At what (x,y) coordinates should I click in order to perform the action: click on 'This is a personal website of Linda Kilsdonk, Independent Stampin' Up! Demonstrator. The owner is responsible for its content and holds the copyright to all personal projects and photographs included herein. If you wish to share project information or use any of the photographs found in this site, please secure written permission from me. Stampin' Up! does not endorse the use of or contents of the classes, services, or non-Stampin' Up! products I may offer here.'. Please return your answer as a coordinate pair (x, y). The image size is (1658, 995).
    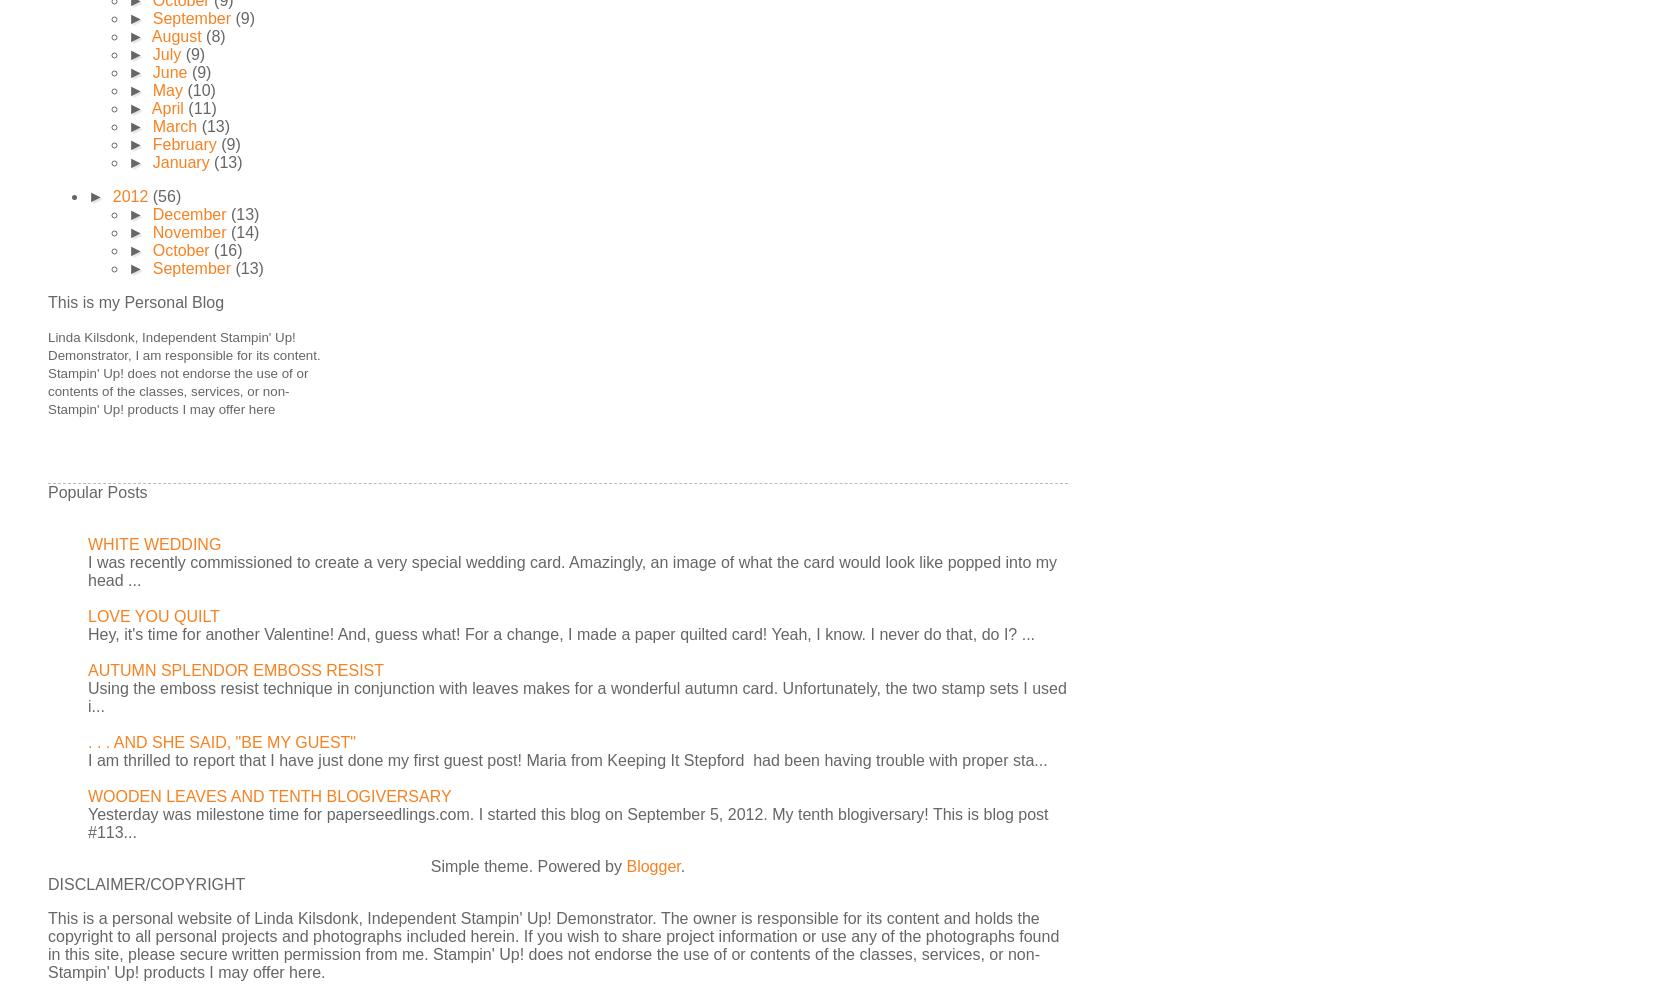
    Looking at the image, I should click on (47, 945).